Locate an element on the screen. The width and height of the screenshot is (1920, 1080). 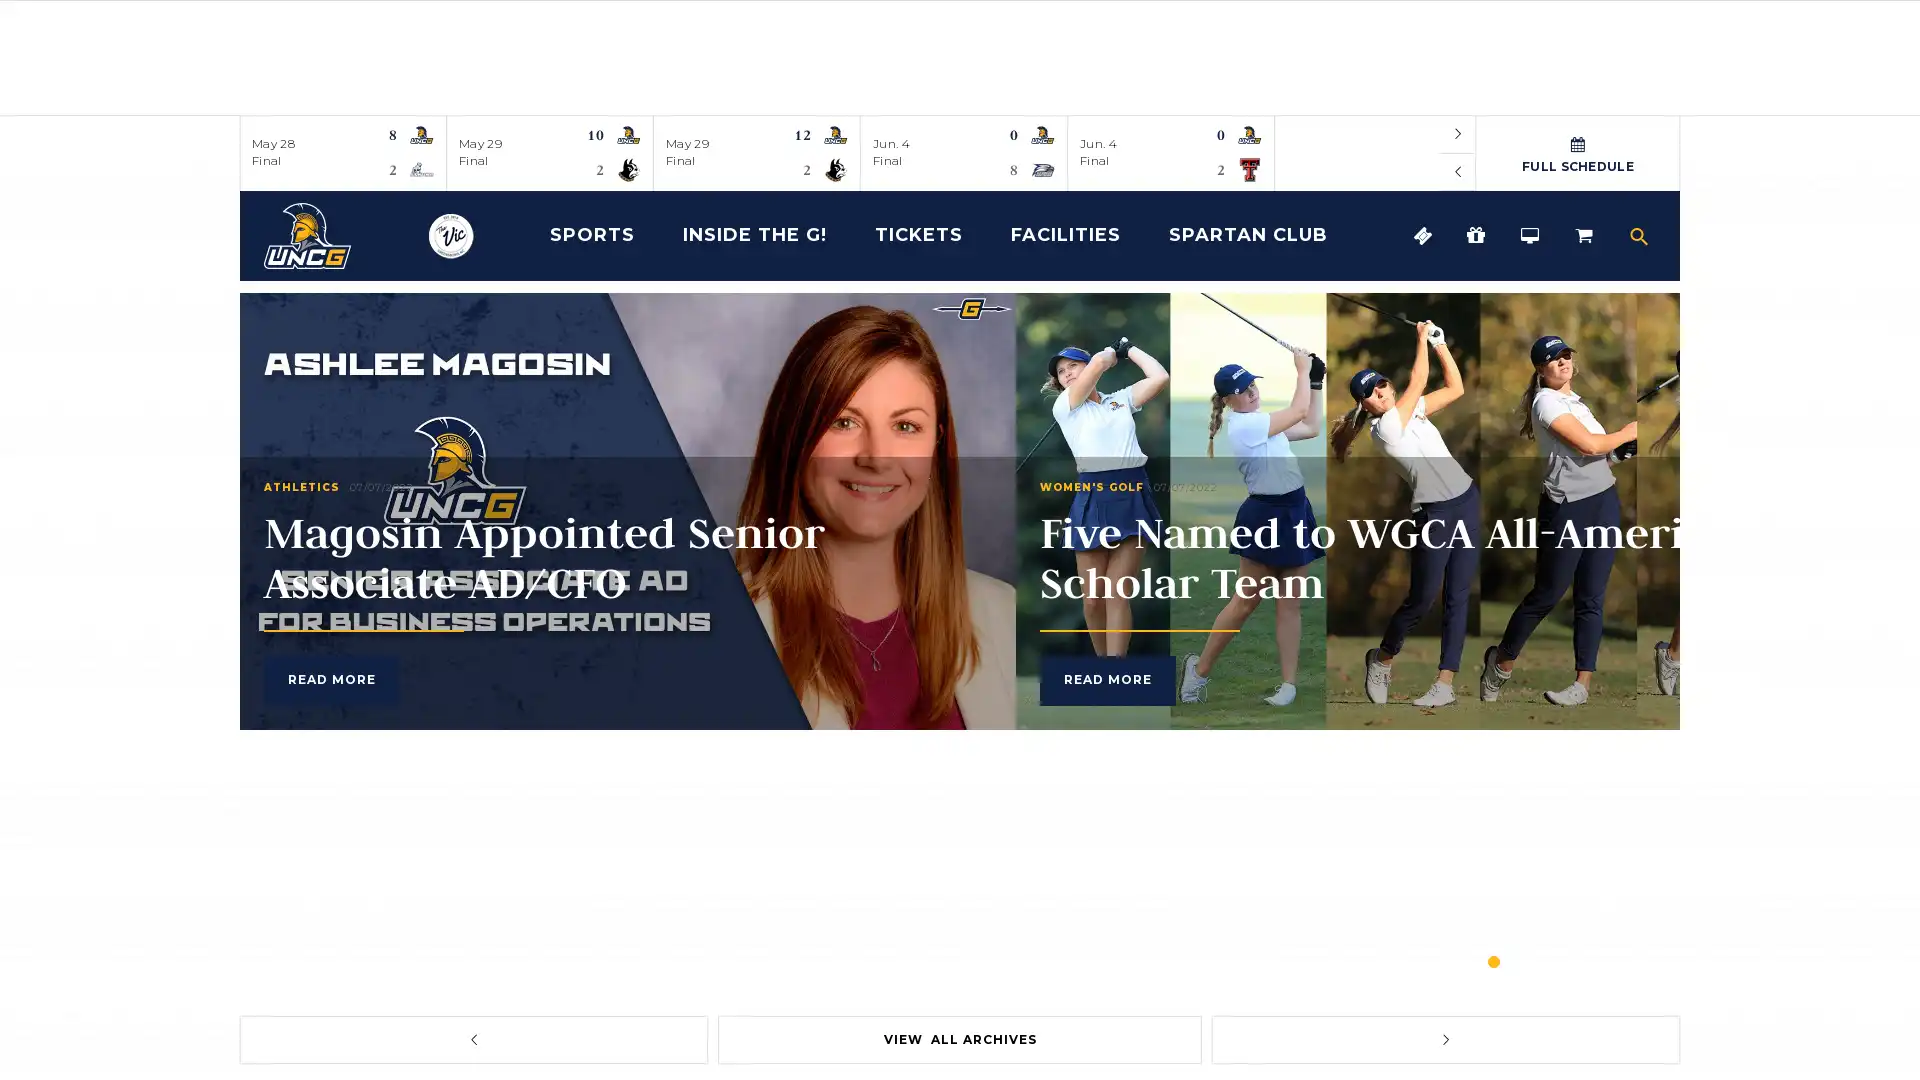
next is located at coordinates (1445, 1039).